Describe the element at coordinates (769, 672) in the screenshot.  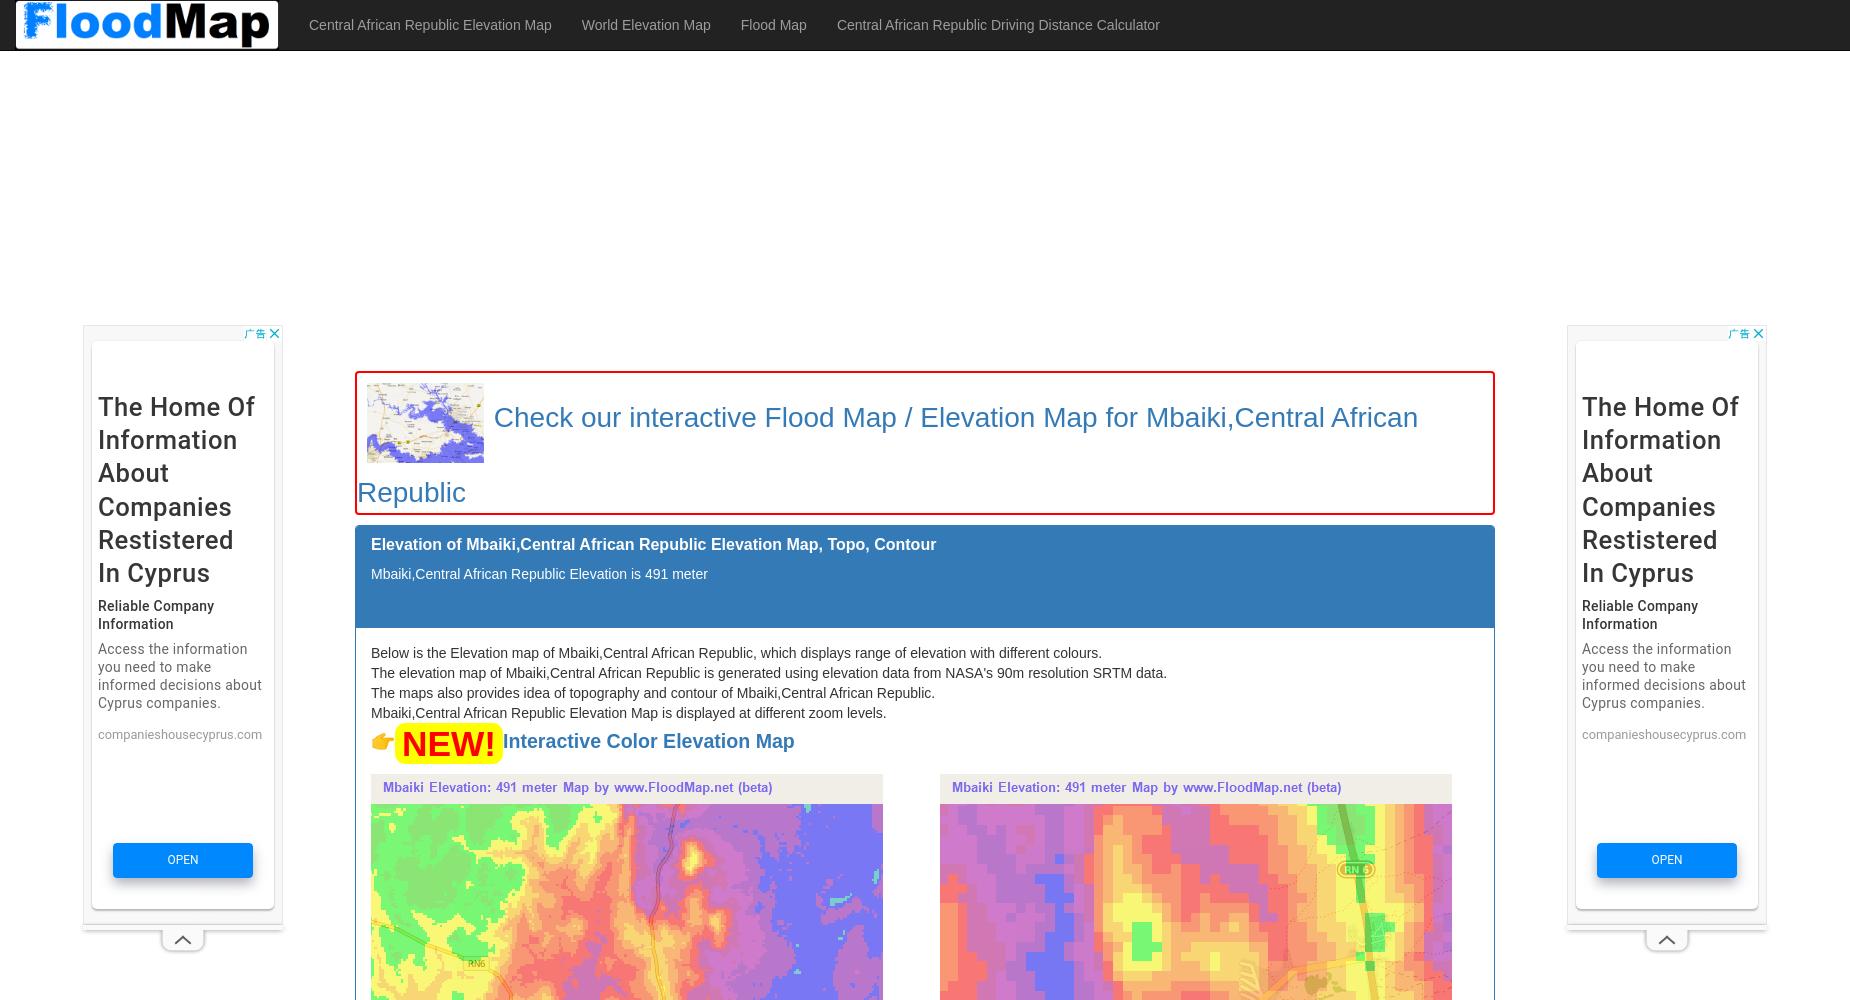
I see `'The elevation map of Mbaiki,Central African Republic is generated using elevation data from NASA's 90m resolution SRTM data.'` at that location.